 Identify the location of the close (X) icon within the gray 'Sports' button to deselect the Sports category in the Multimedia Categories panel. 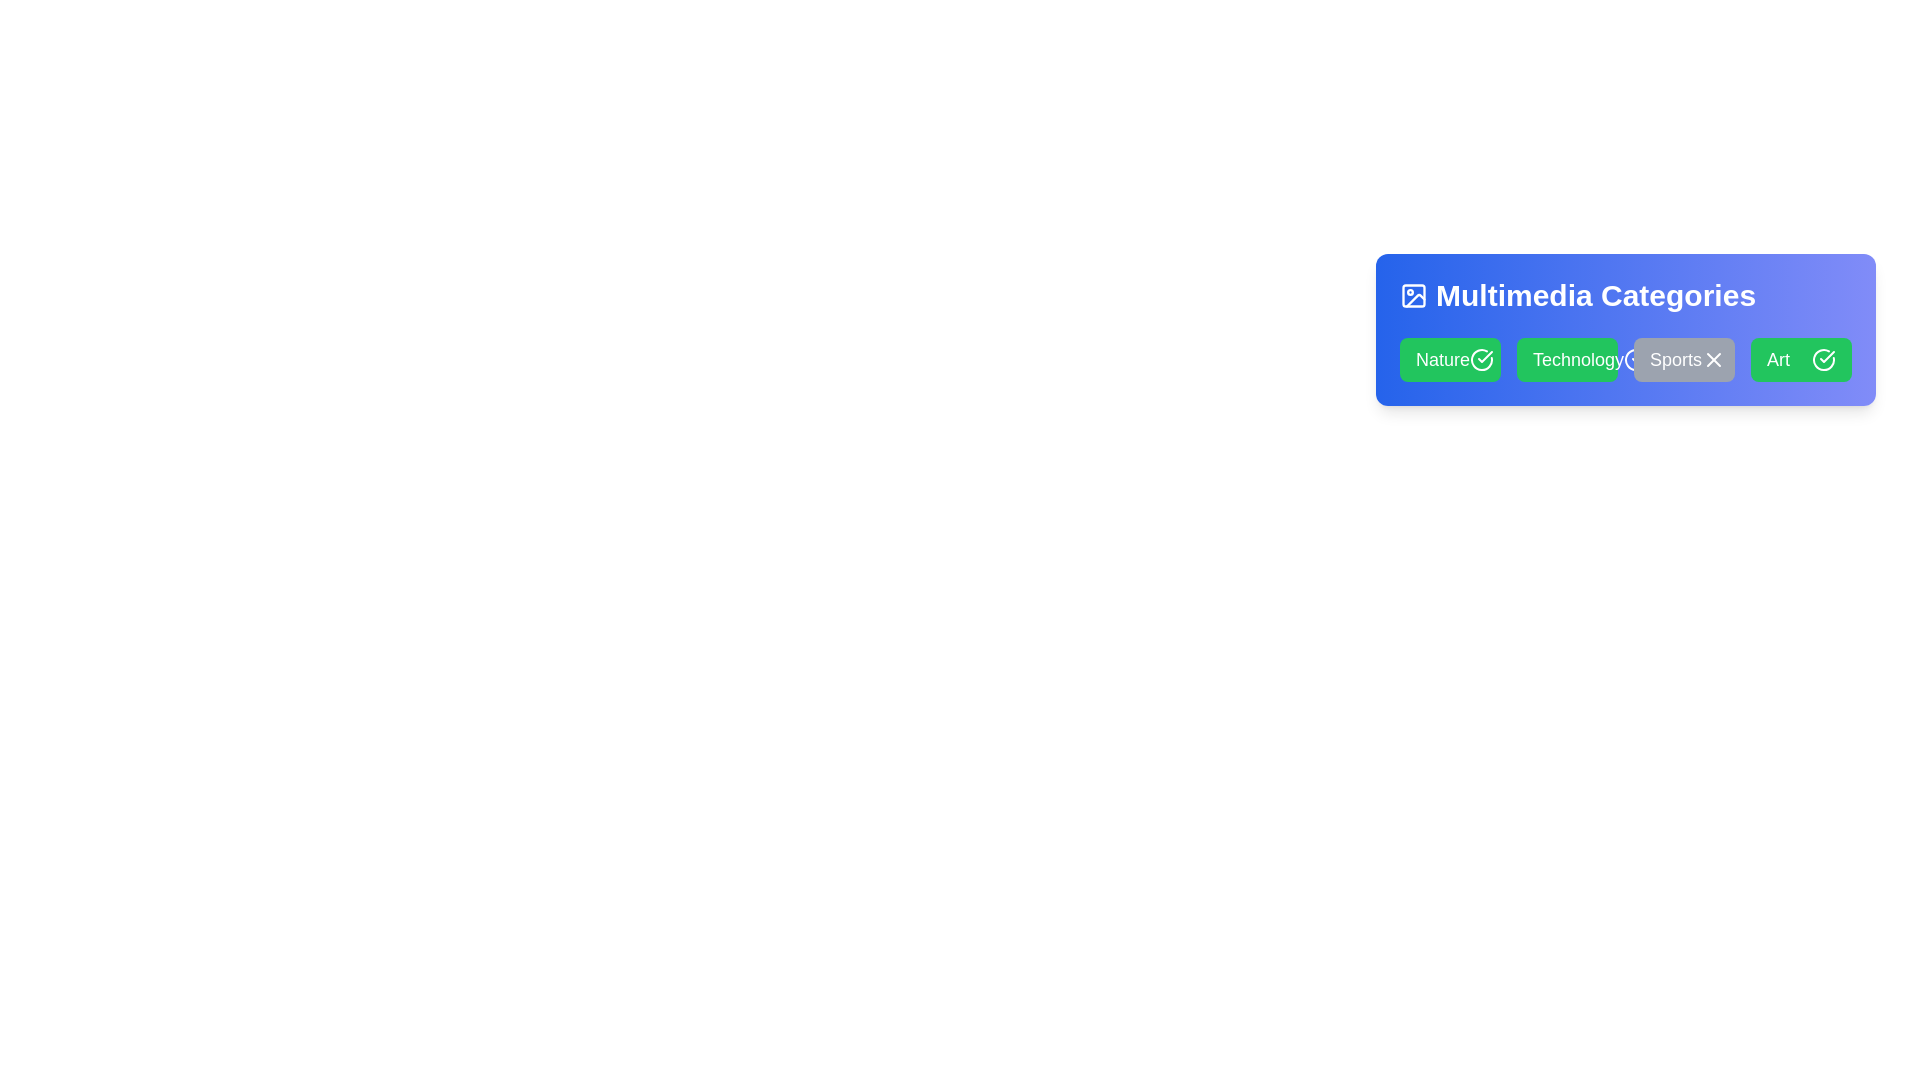
(1712, 358).